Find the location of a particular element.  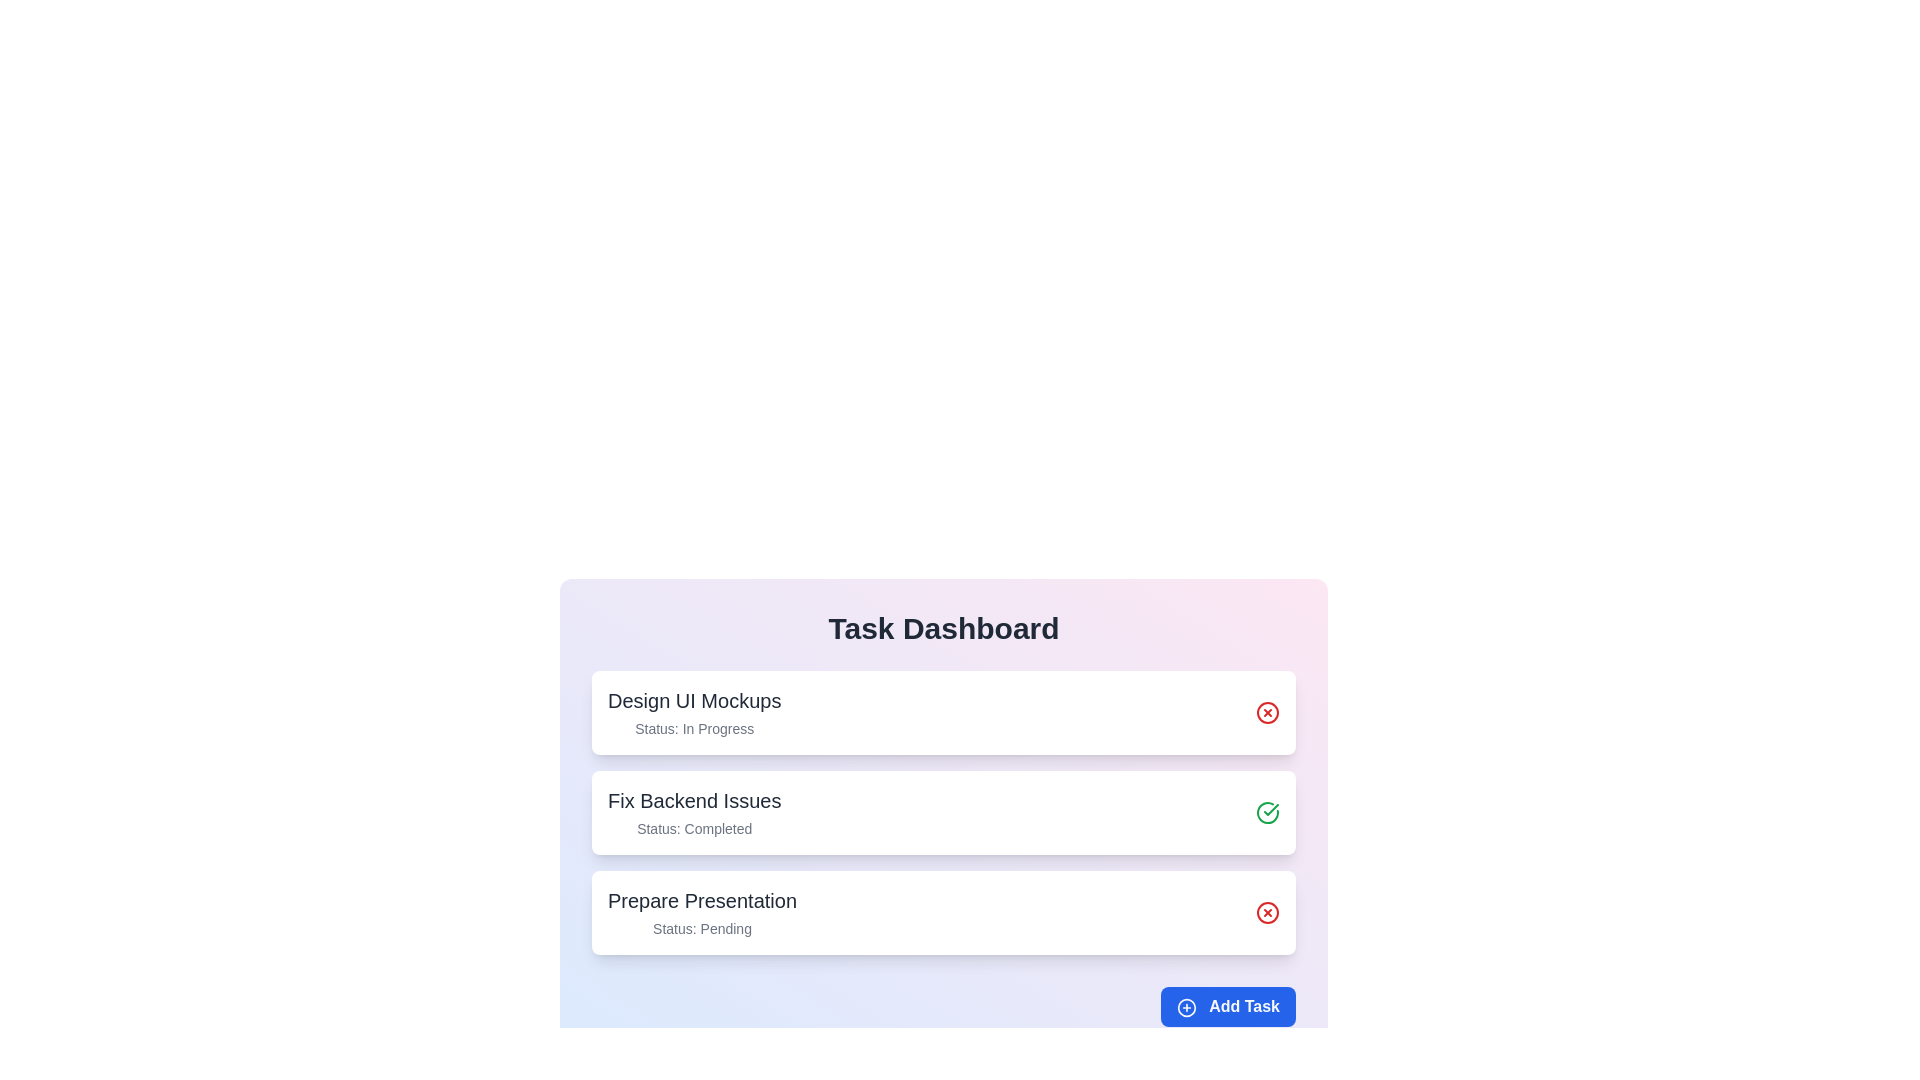

the 'Add Task' button to add a new task to the task list is located at coordinates (1227, 1006).